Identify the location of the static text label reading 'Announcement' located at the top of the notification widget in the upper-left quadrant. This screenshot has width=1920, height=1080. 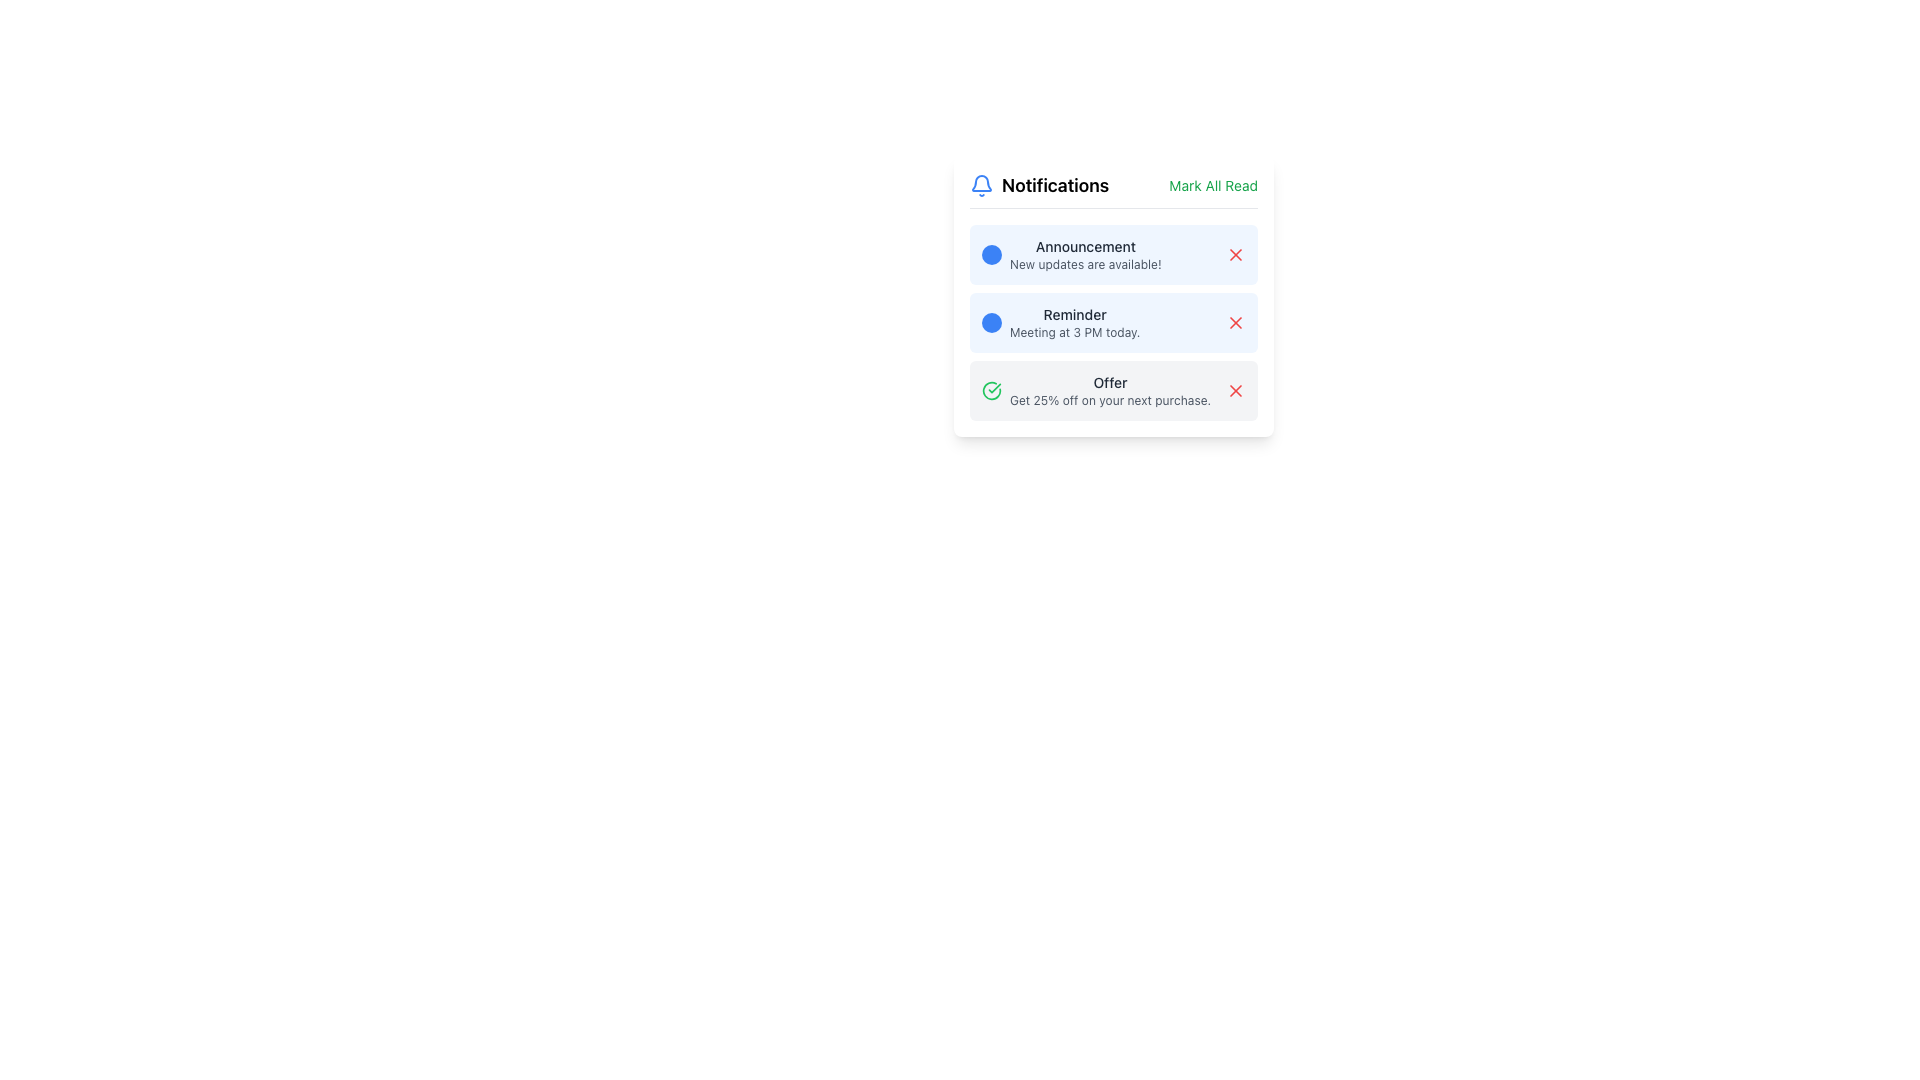
(1084, 245).